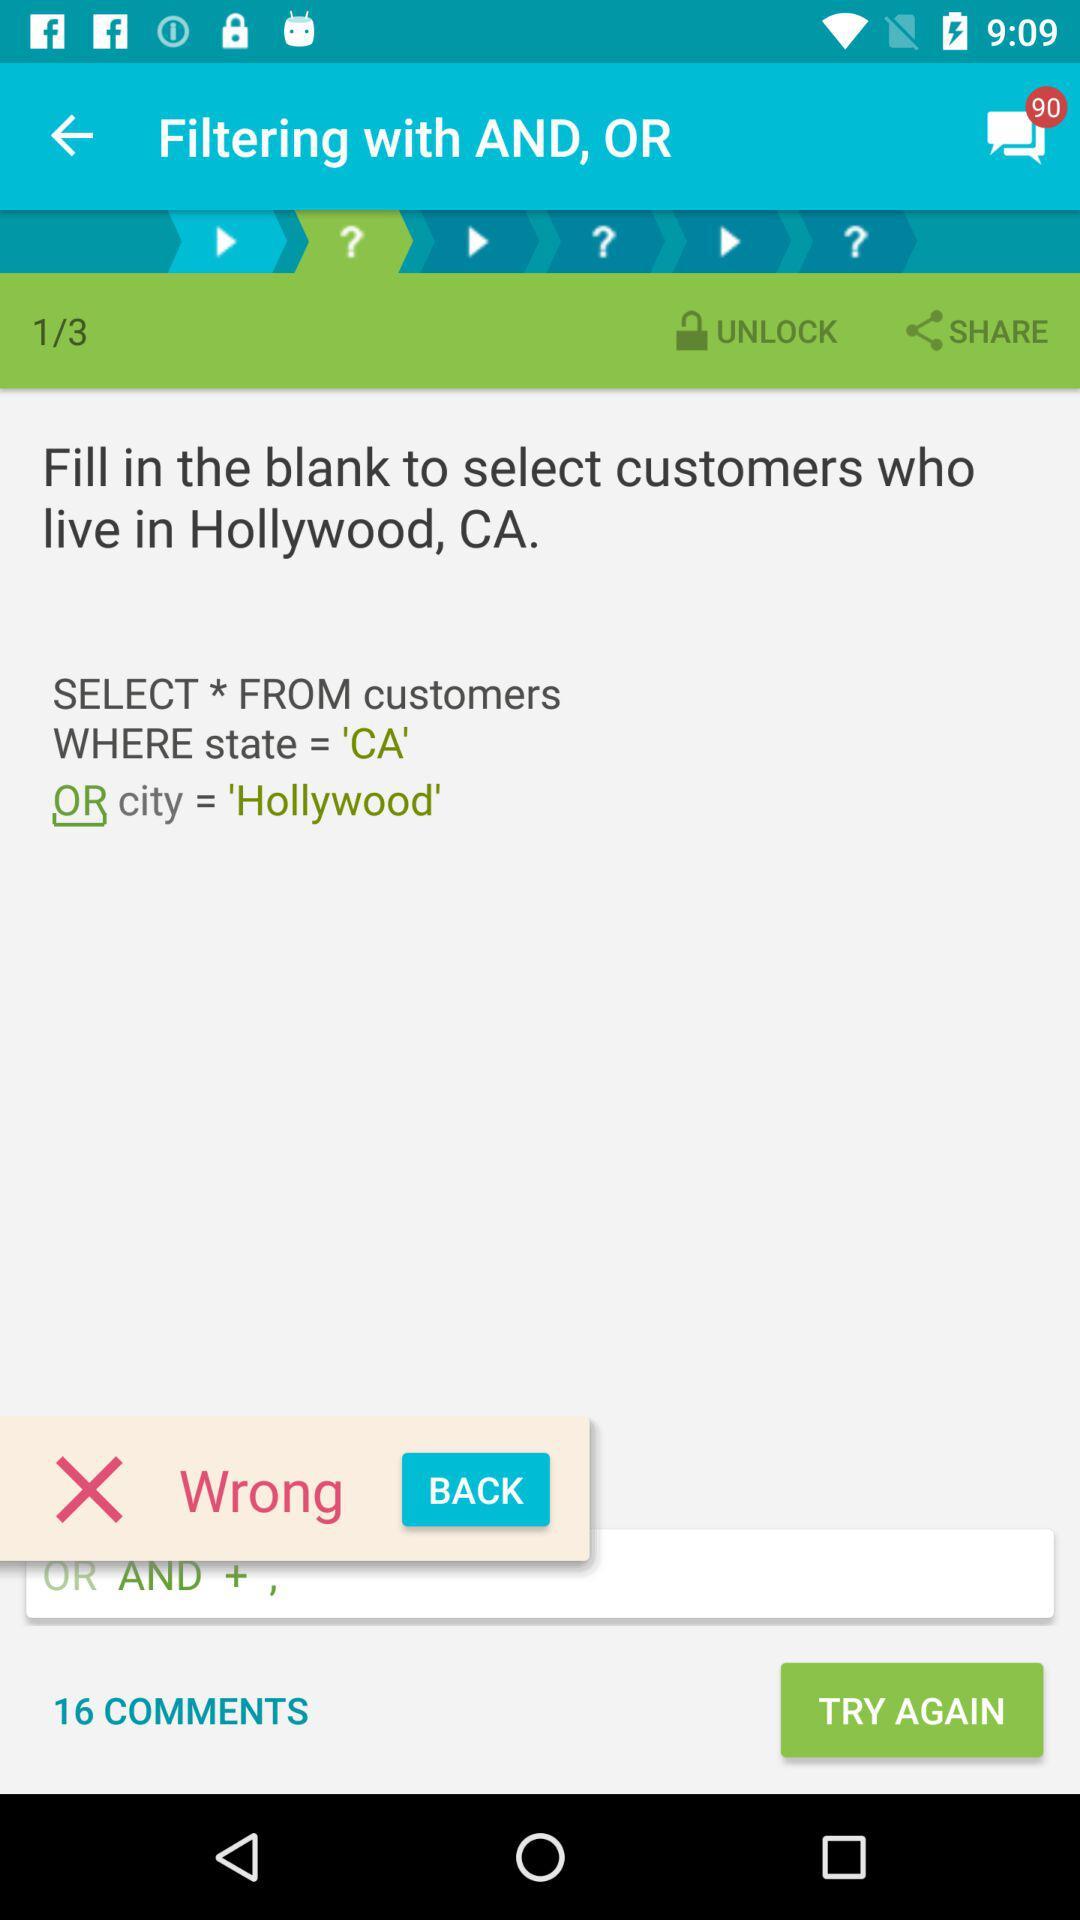 The height and width of the screenshot is (1920, 1080). What do you see at coordinates (350, 240) in the screenshot?
I see `step of the quest` at bounding box center [350, 240].